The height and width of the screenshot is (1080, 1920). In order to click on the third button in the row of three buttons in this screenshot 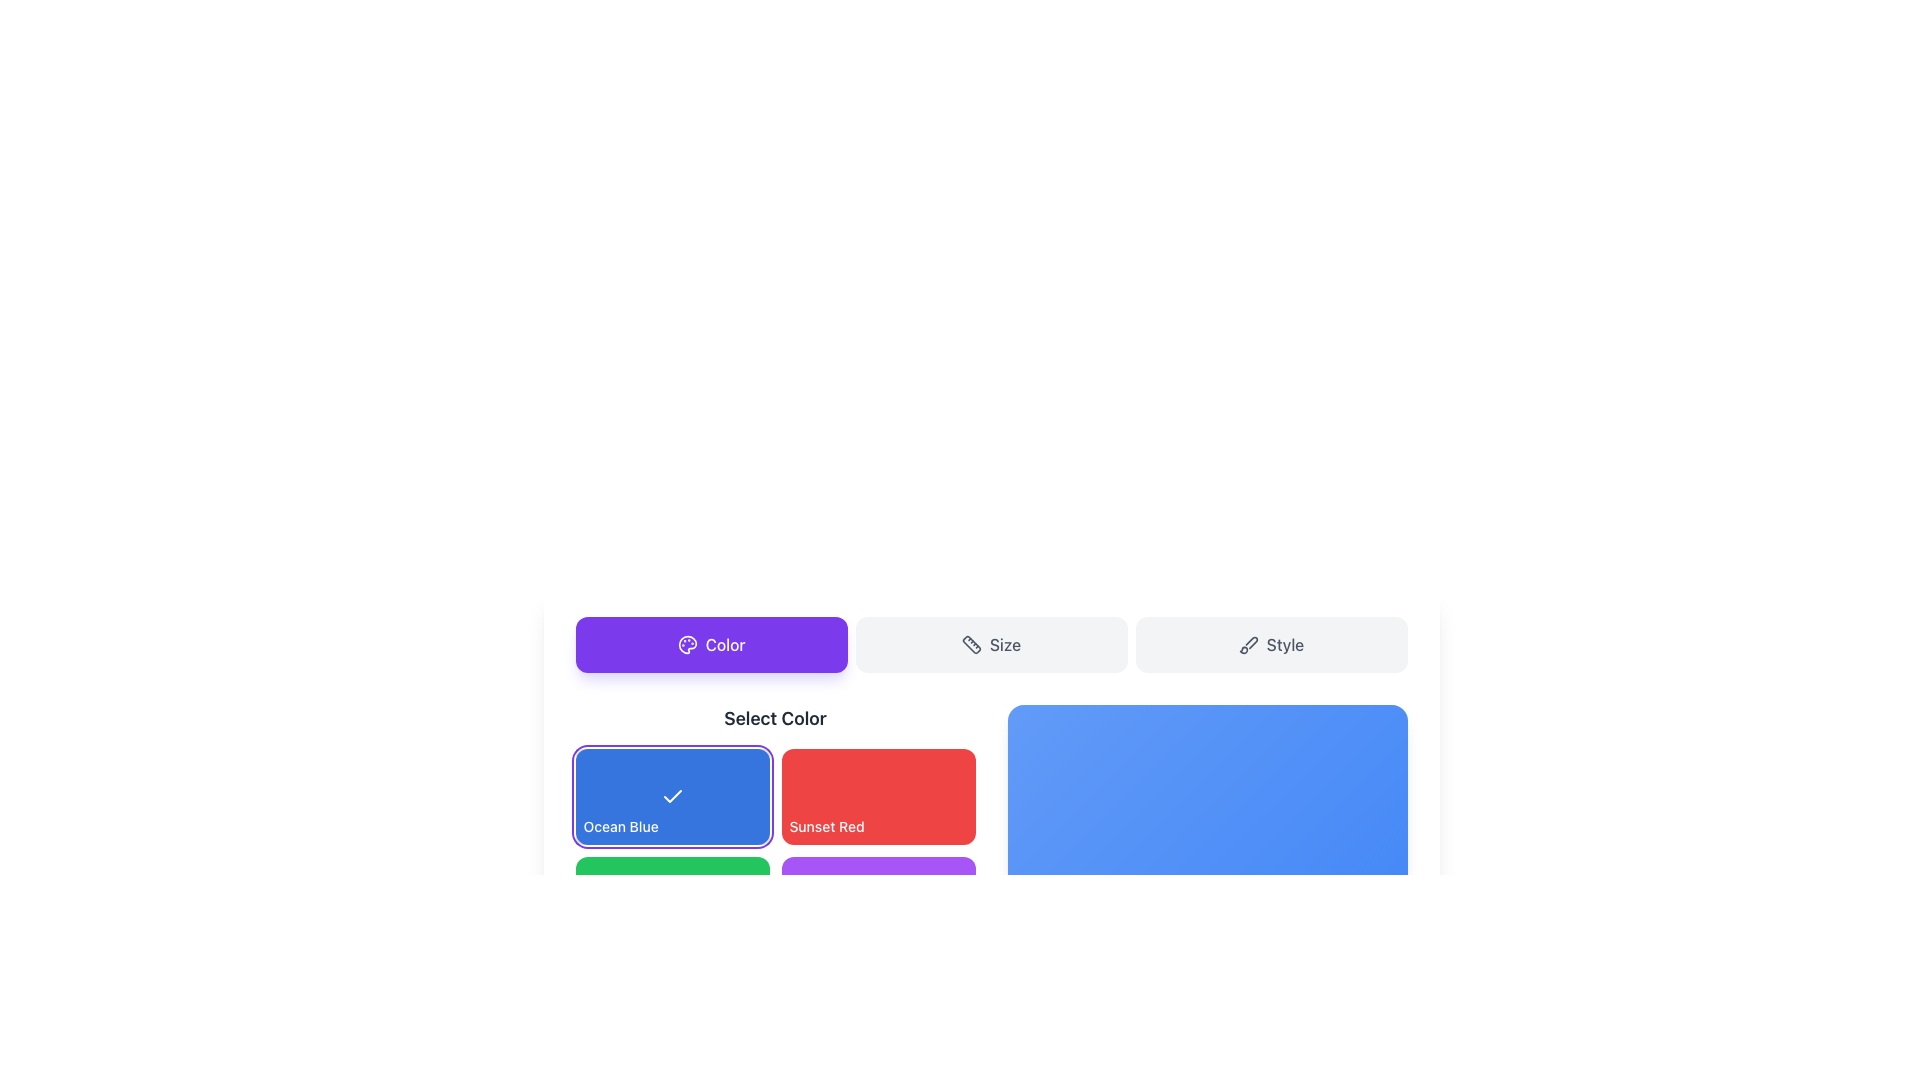, I will do `click(1270, 644)`.